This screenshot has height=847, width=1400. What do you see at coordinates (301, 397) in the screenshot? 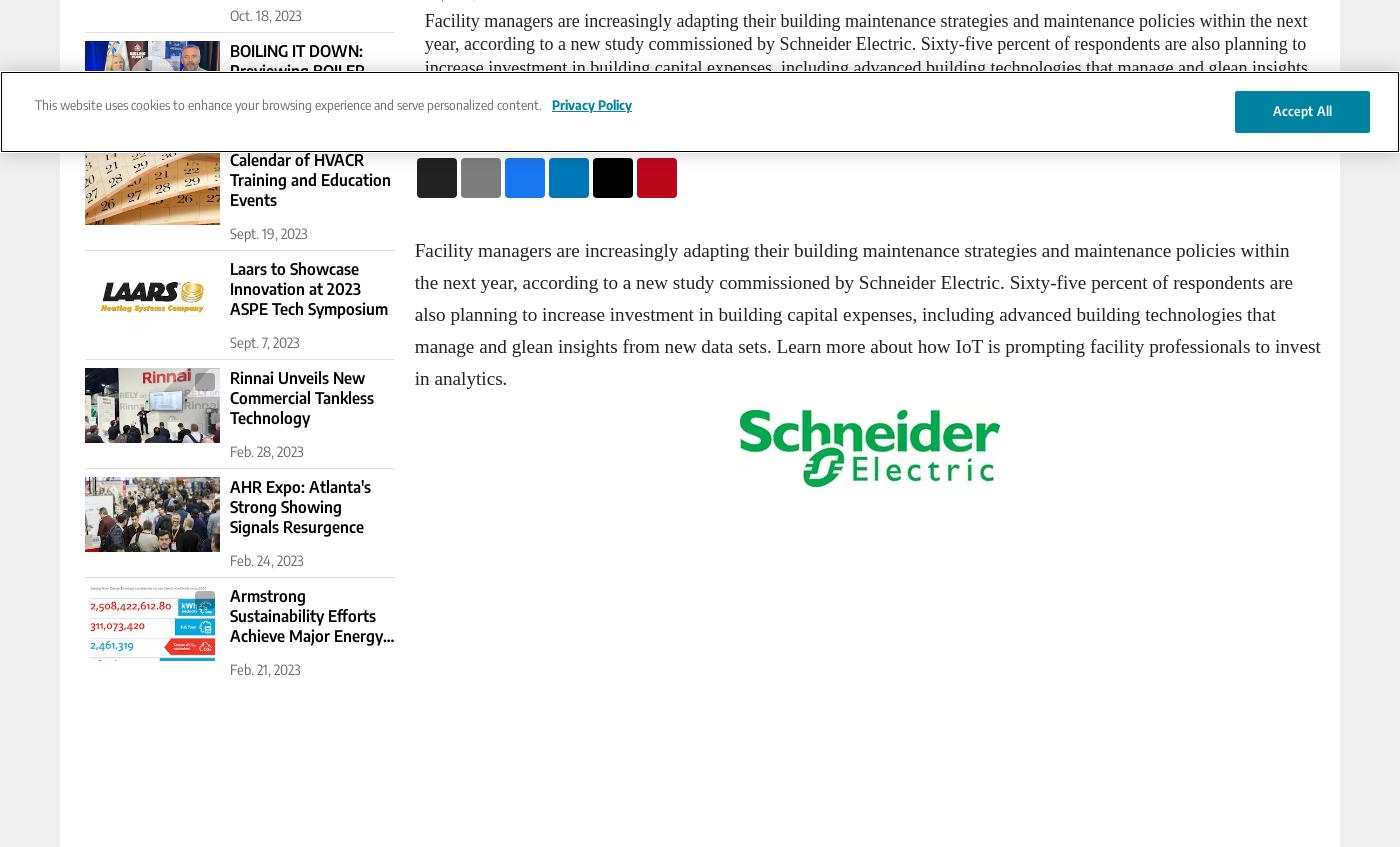
I see `'Rinnai Unveils New Commercial Tankless Technology'` at bounding box center [301, 397].